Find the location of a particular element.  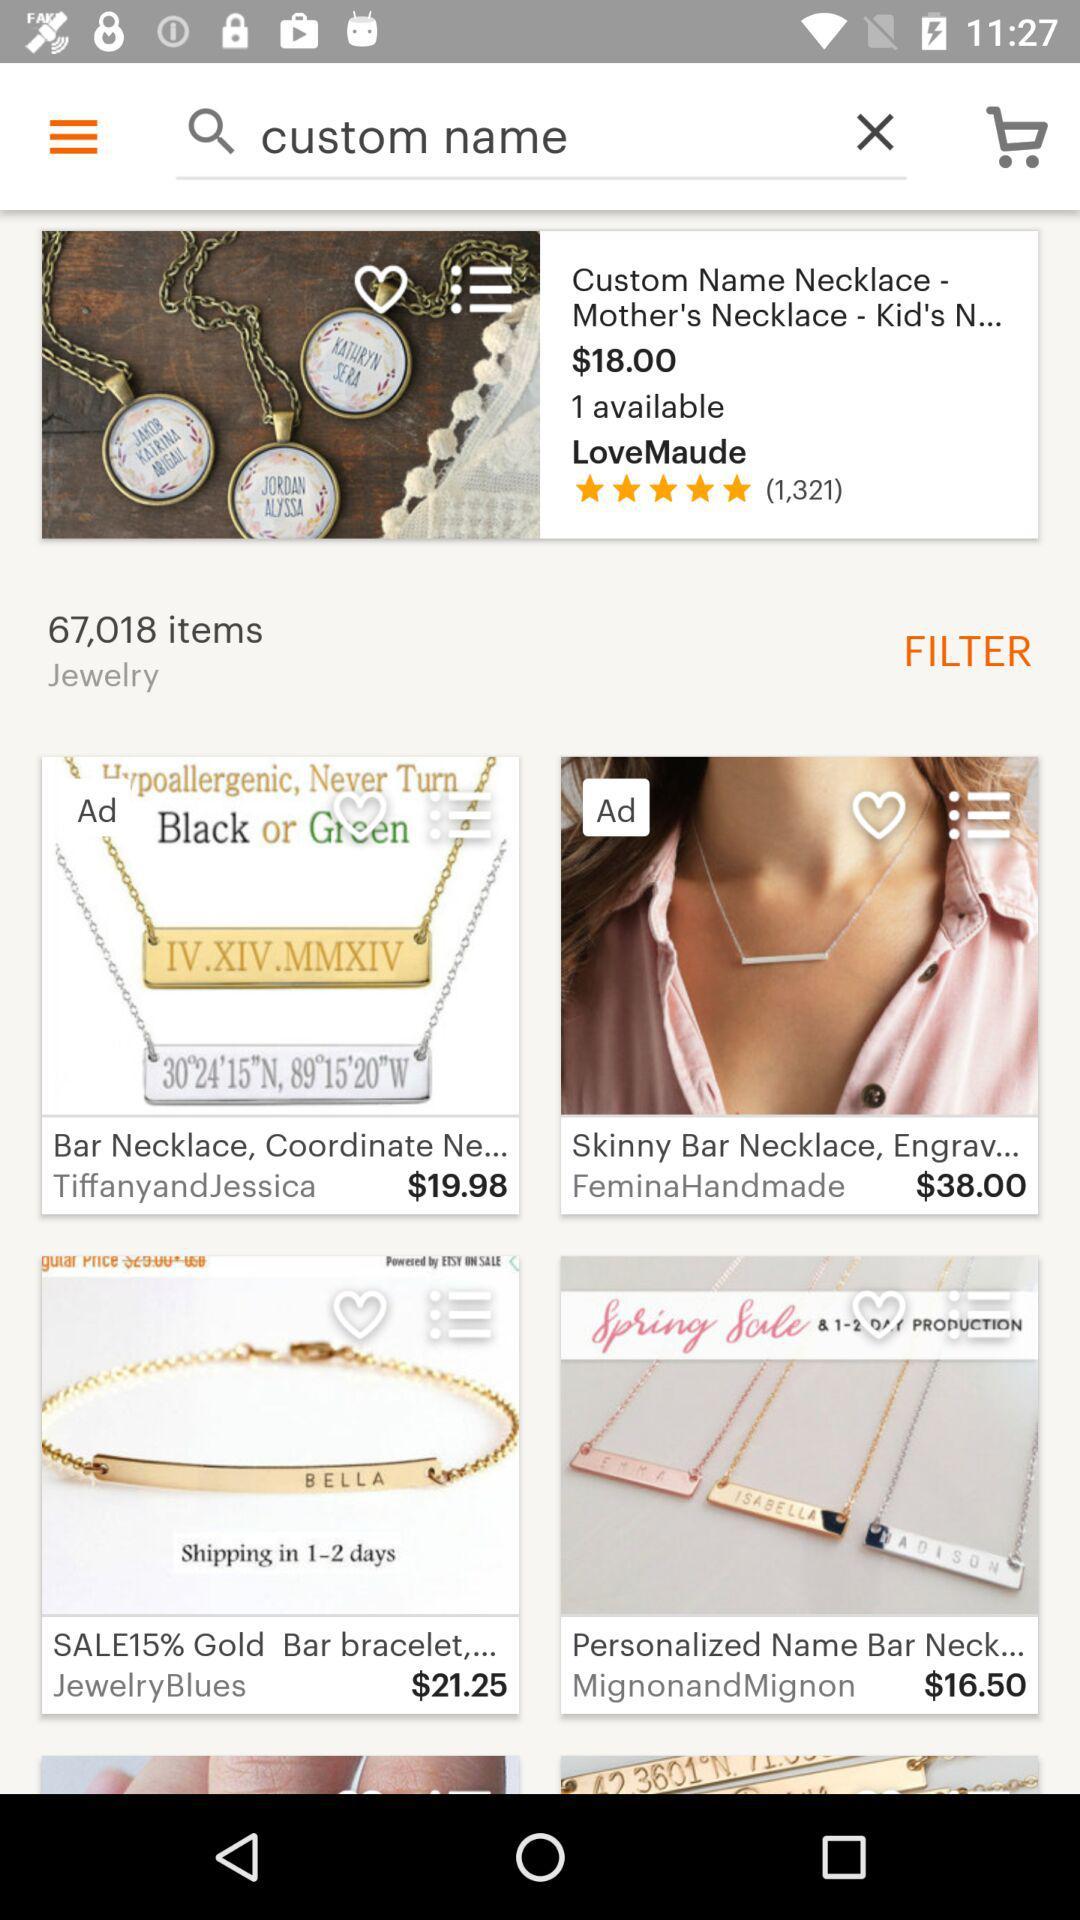

the top image is located at coordinates (540, 384).